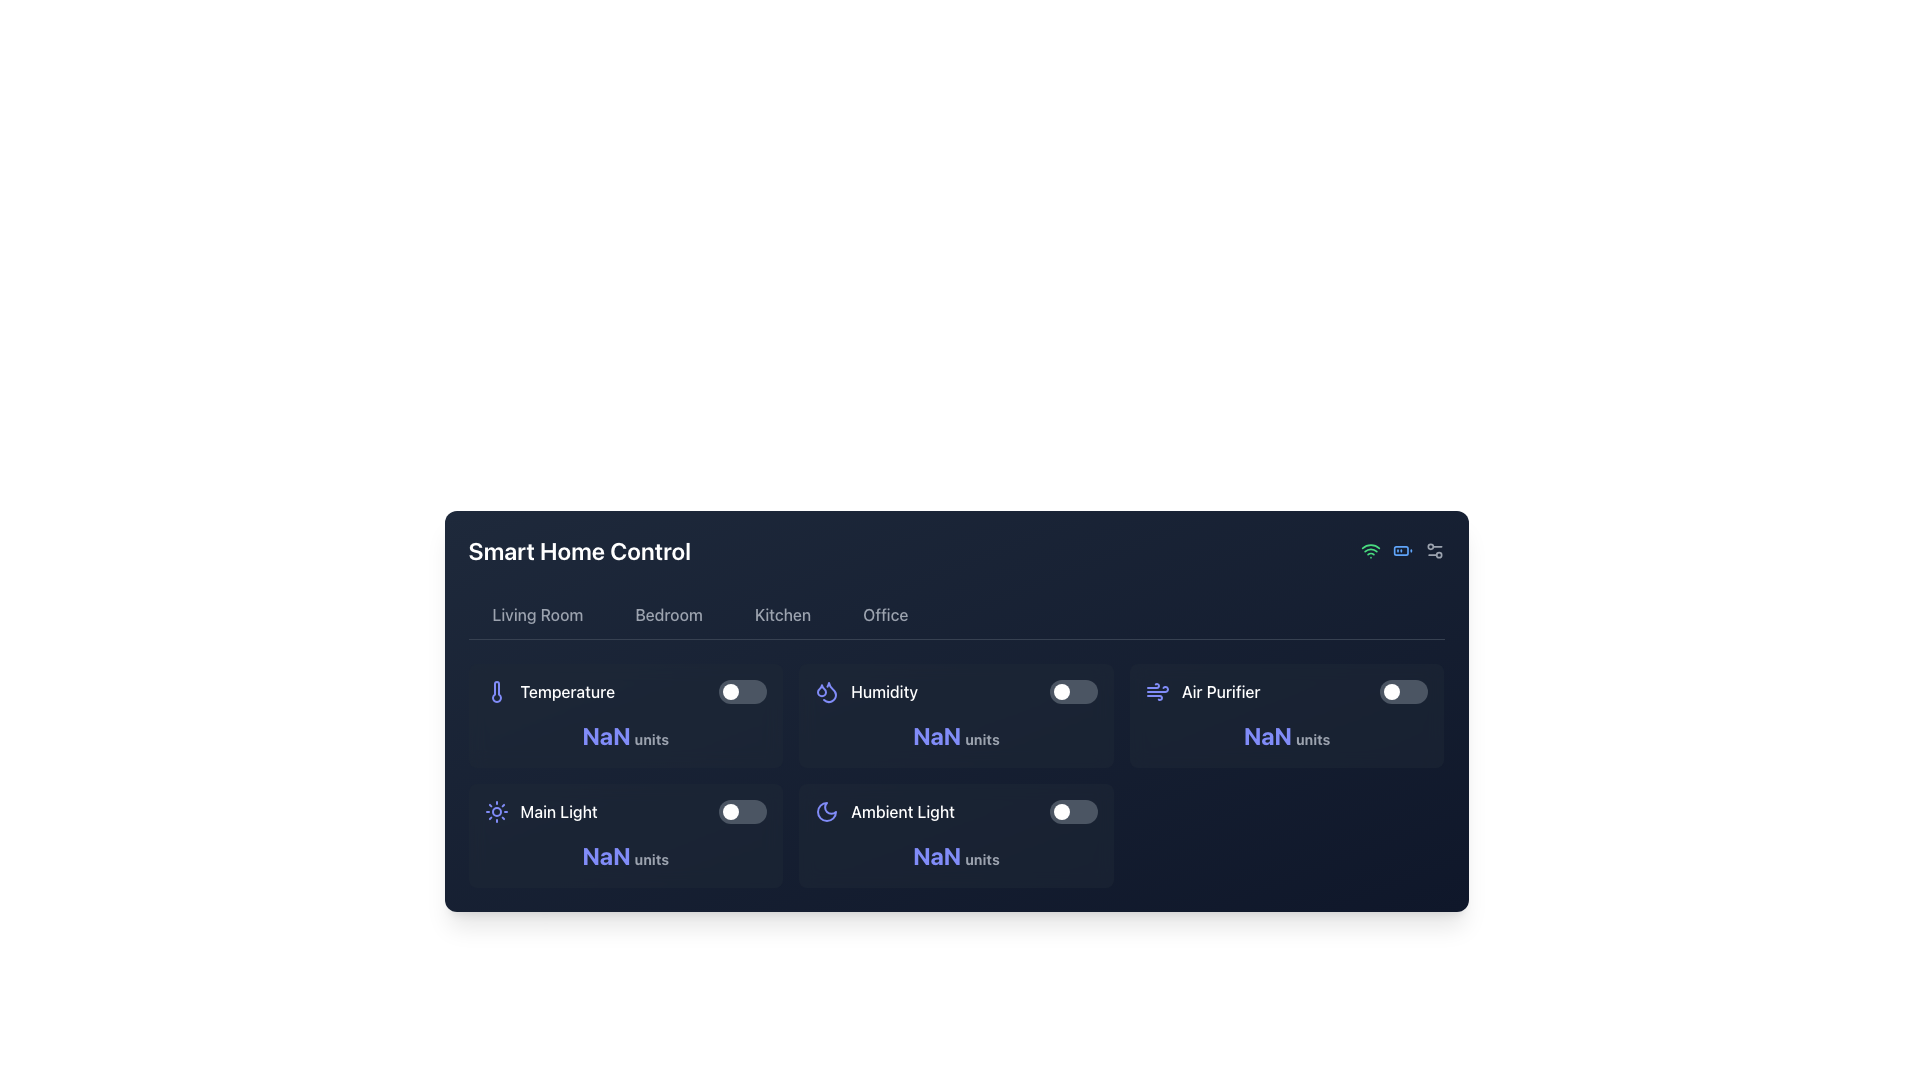 Image resolution: width=1920 pixels, height=1080 pixels. I want to click on the Static text label that serves as a unit descriptor for the 'NaN' value displayed in the Temperature section of the Smart Home Control panel, so click(651, 739).